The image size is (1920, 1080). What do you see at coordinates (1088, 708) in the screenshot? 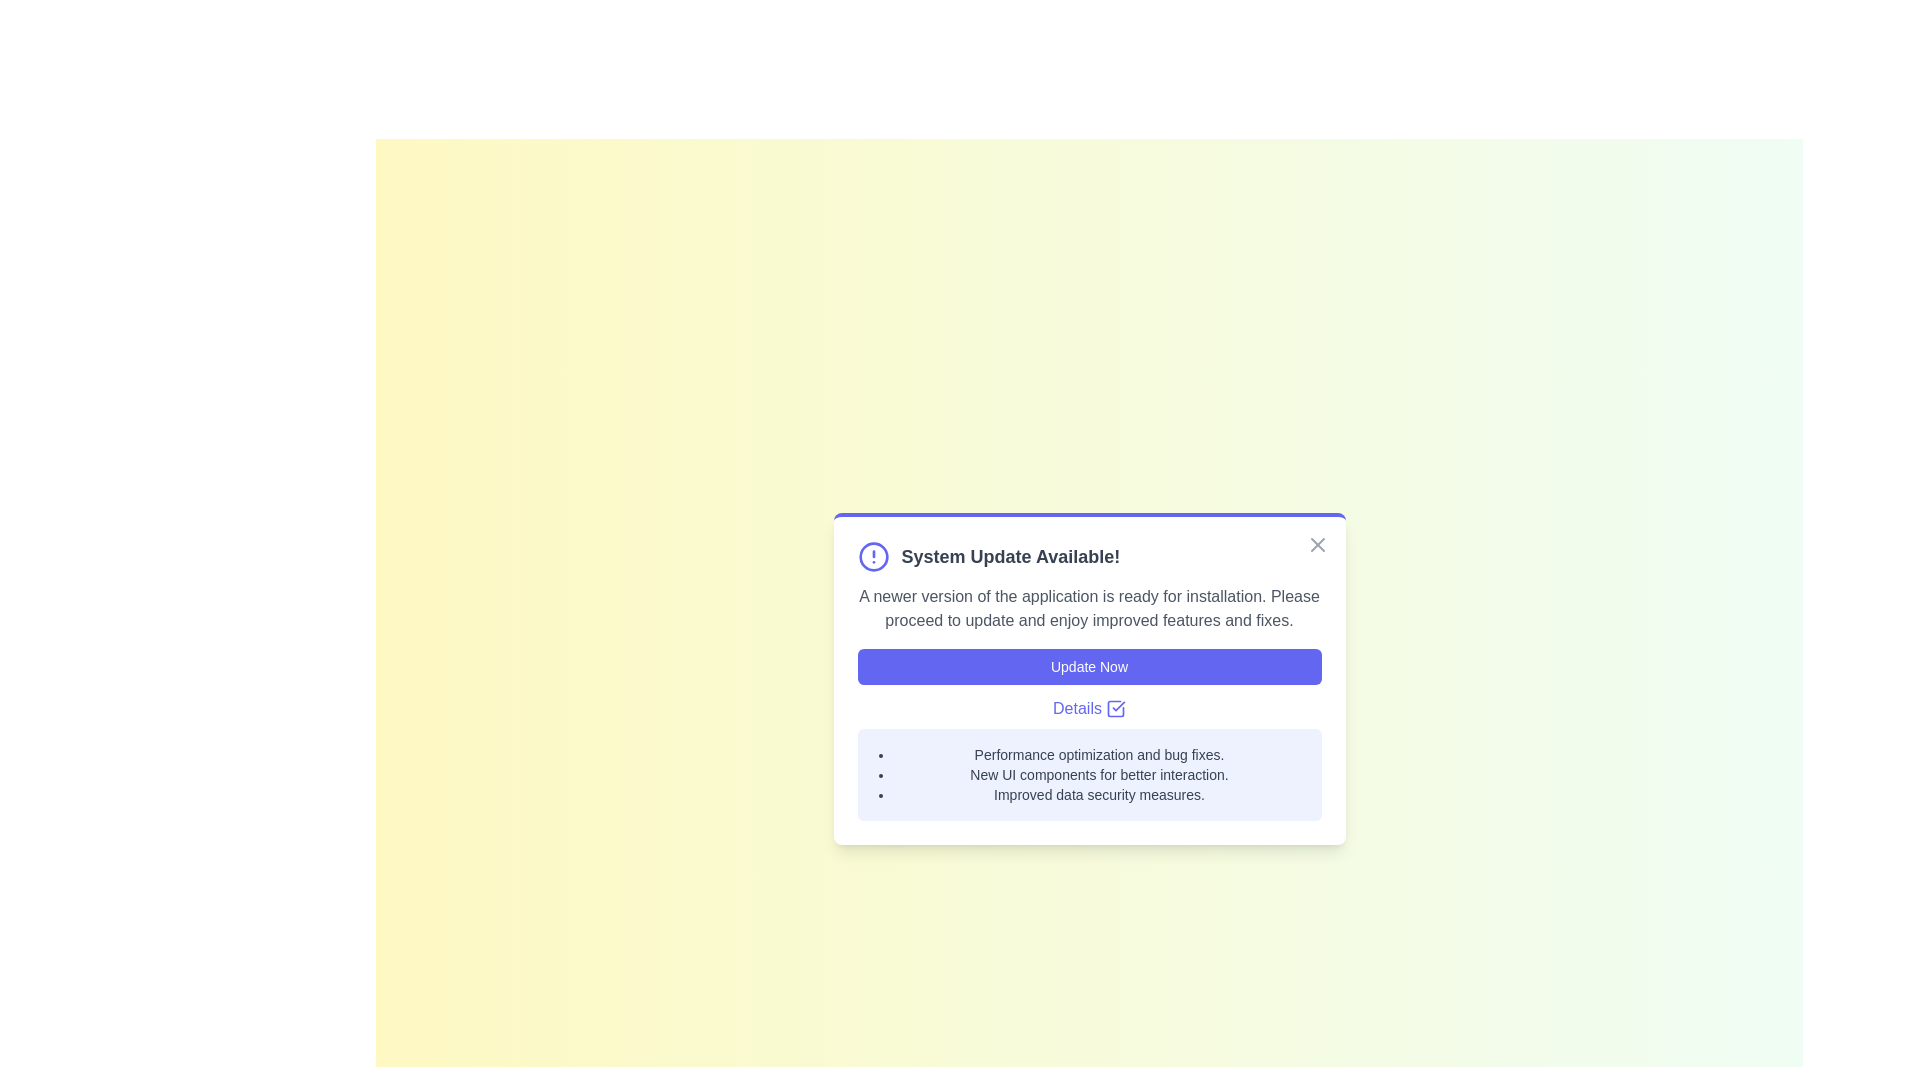
I see `the 'Details' button to toggle the visibility of the details section` at bounding box center [1088, 708].